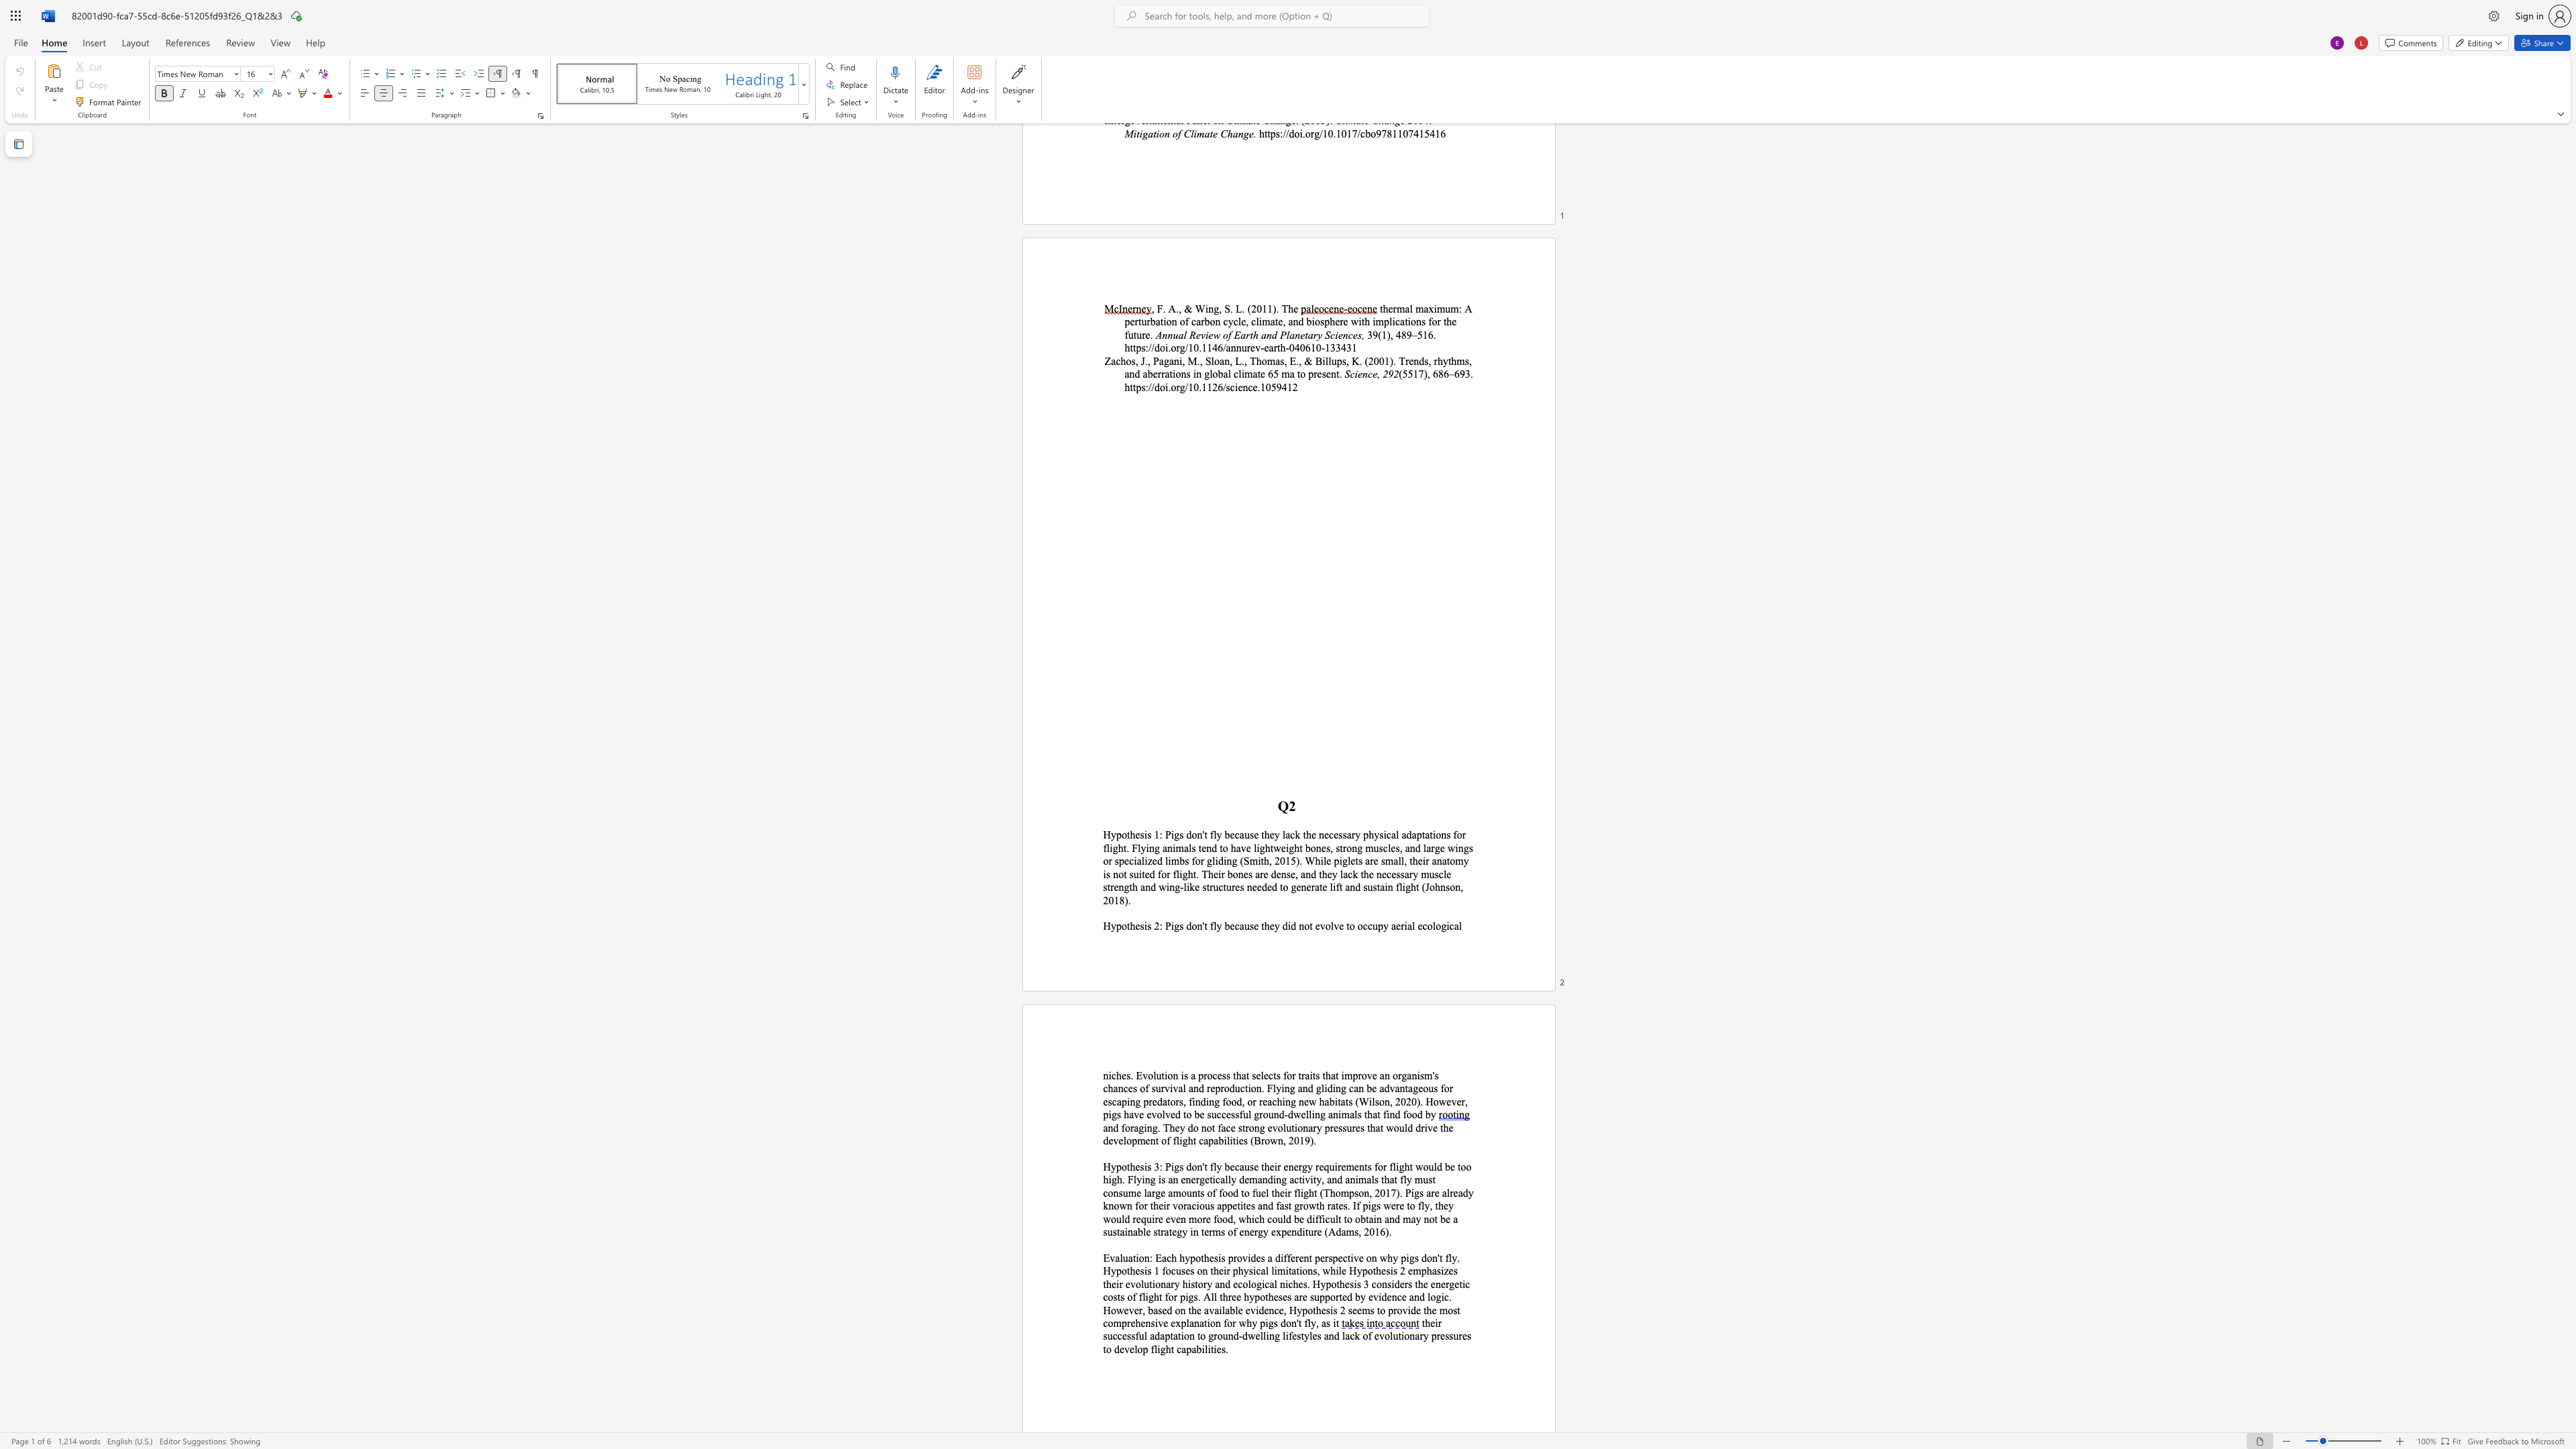 The image size is (2576, 1449). I want to click on the subset text "animals tend to have lightweight bones, strong muscles, and large wings or specialized limbs for gliding (Smith, 2015). While piglets are small, their anatomy is not suited for flight. Their bones" within the text "flight. Flying animals tend to have lightweight bones, strong muscles, and large wings or specialized limbs for gliding (Smith, 2015). While piglets are small, their anatomy is not suited for flight. Their bones are dense, and they lack the necessary muscl", so click(1161, 847).